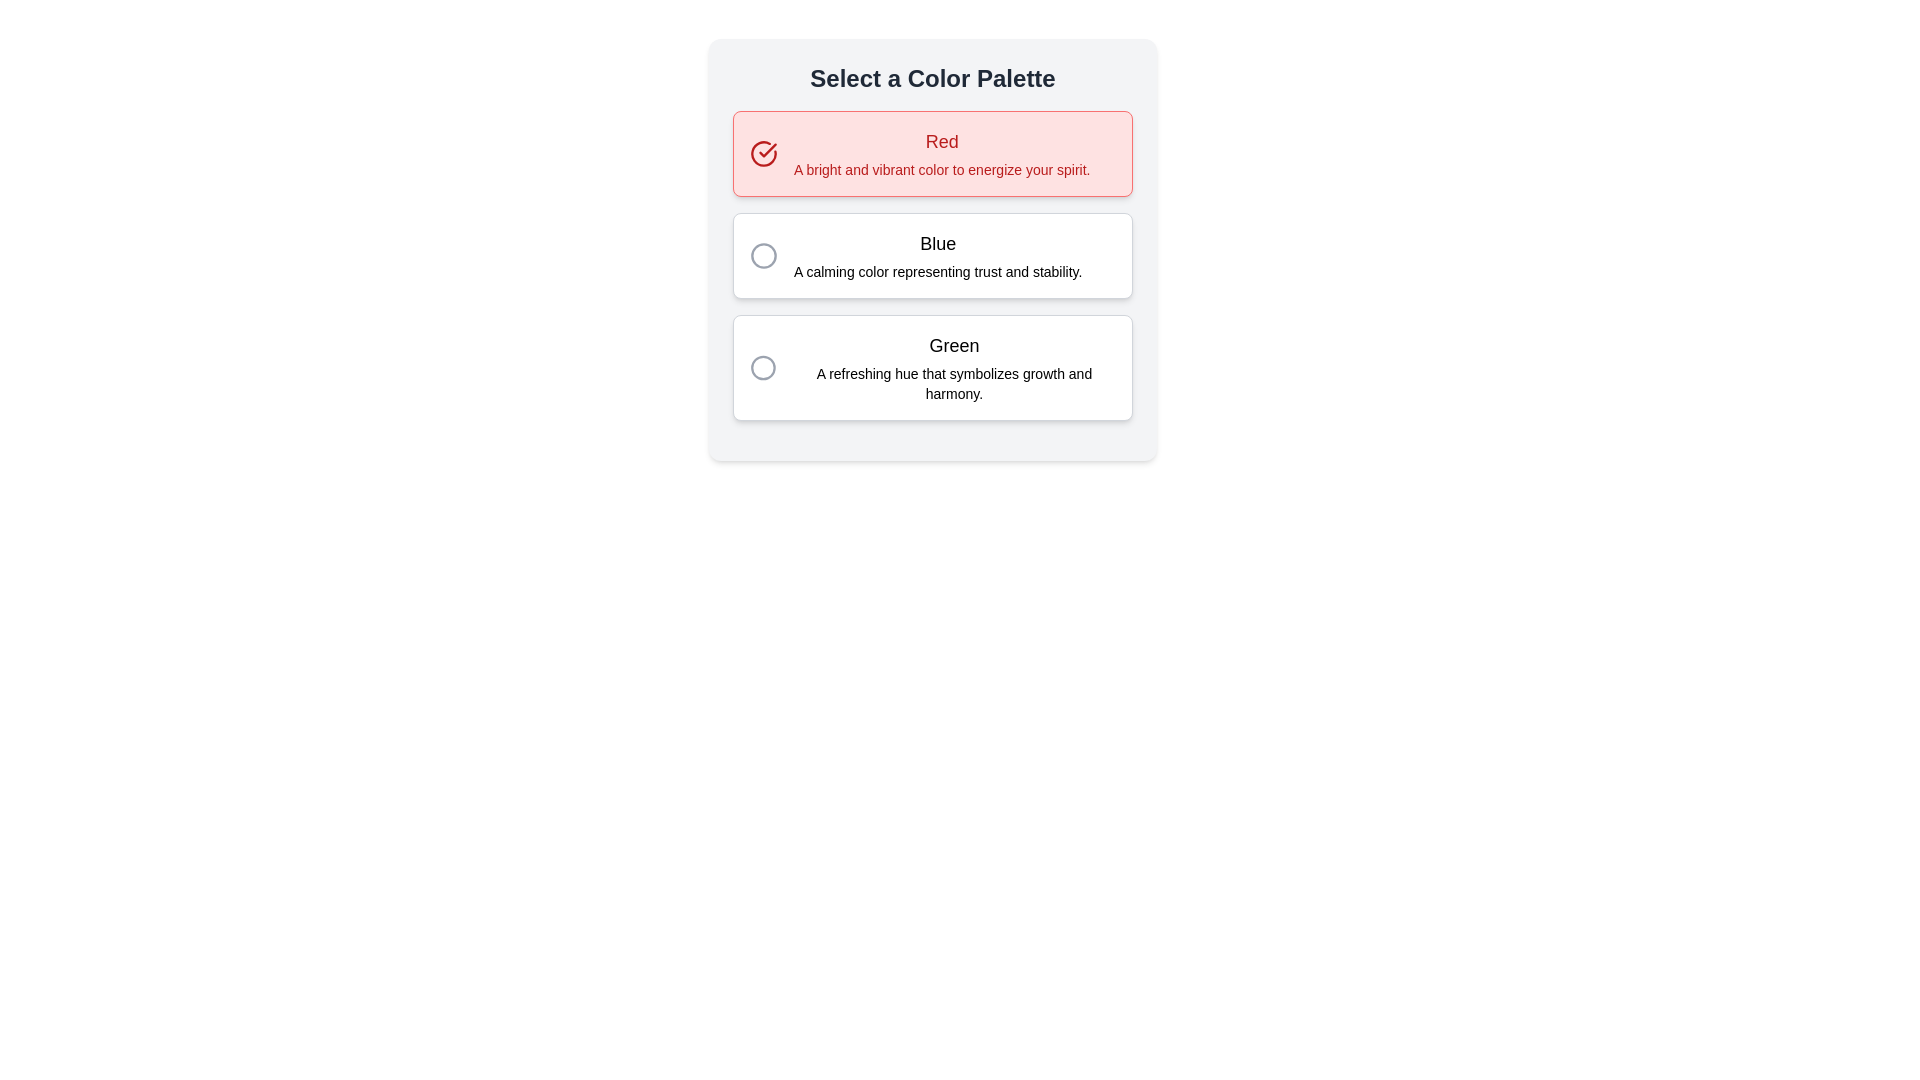 The height and width of the screenshot is (1080, 1920). What do you see at coordinates (762, 254) in the screenshot?
I see `the circular icon with a light gray border and white fill, located to the left of the list item labeled 'Blue'` at bounding box center [762, 254].